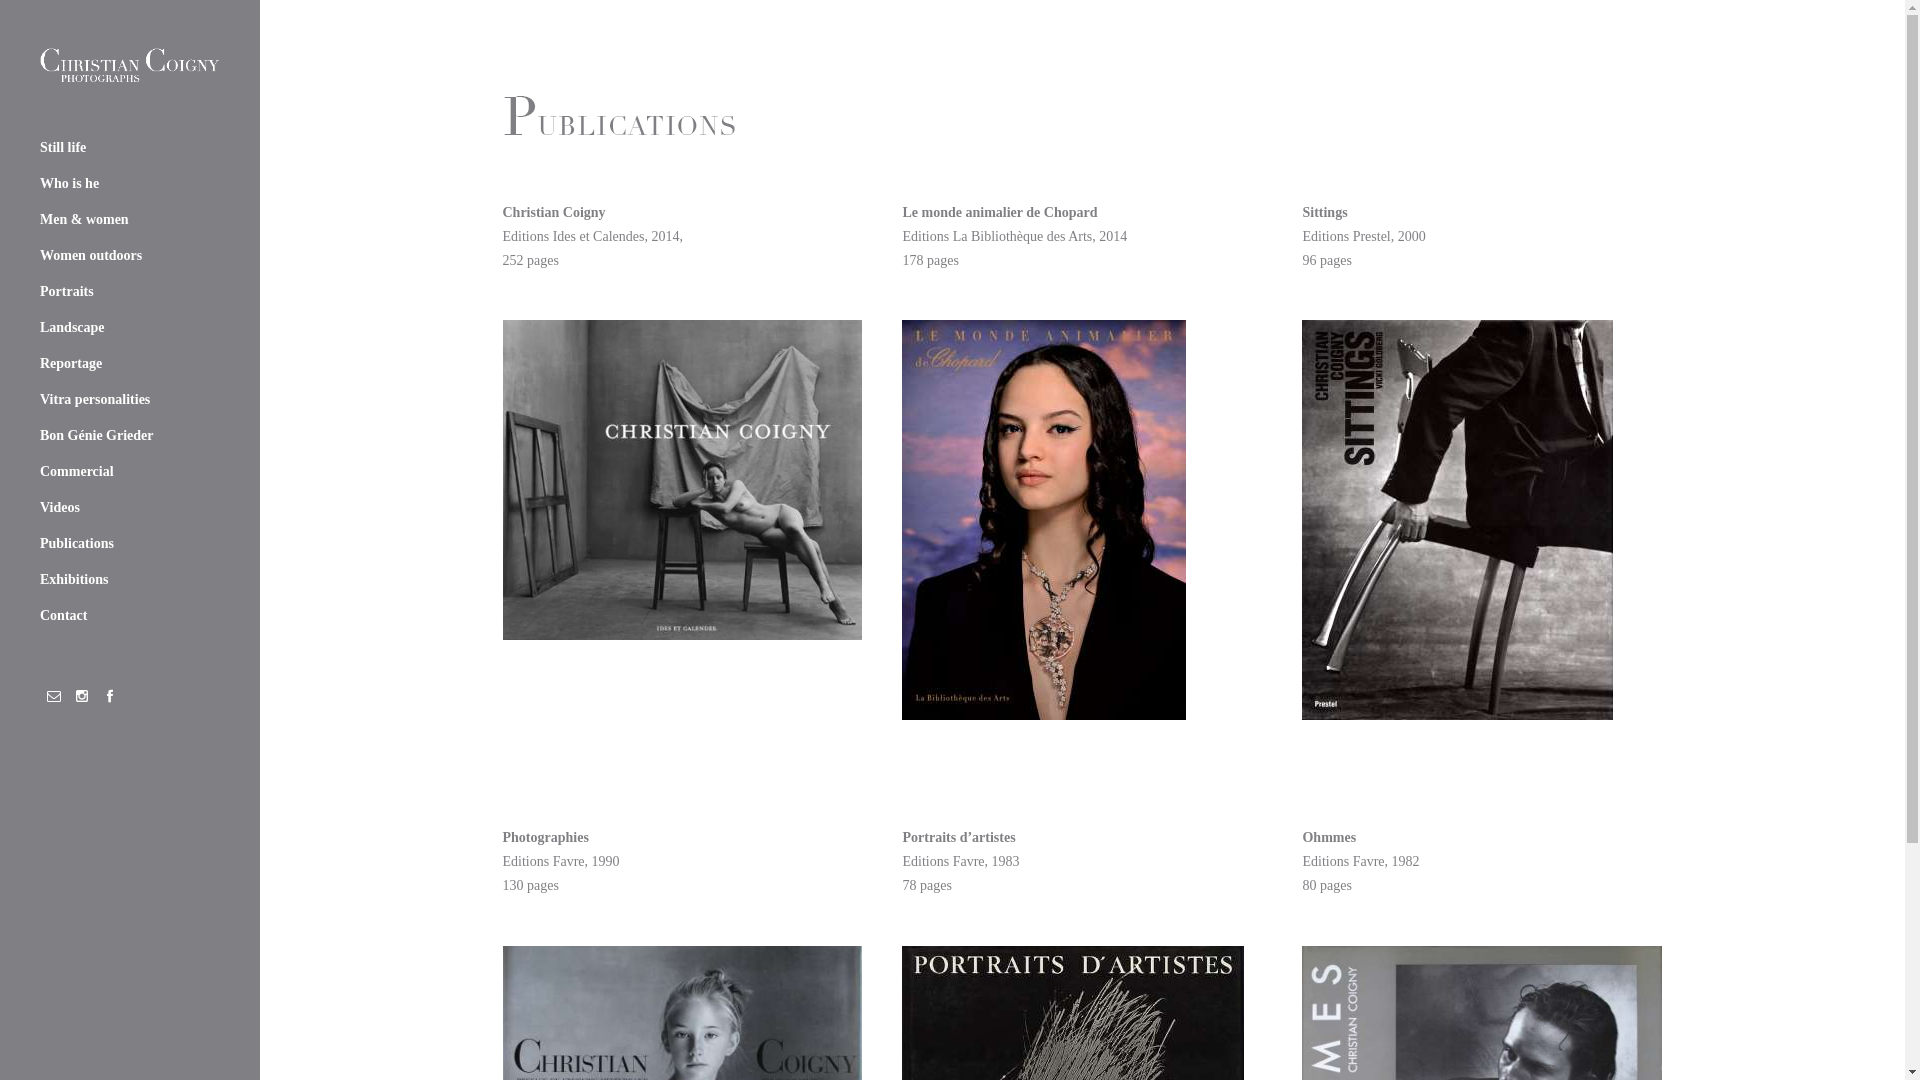 This screenshot has height=1080, width=1920. I want to click on 'Portraits', so click(128, 292).